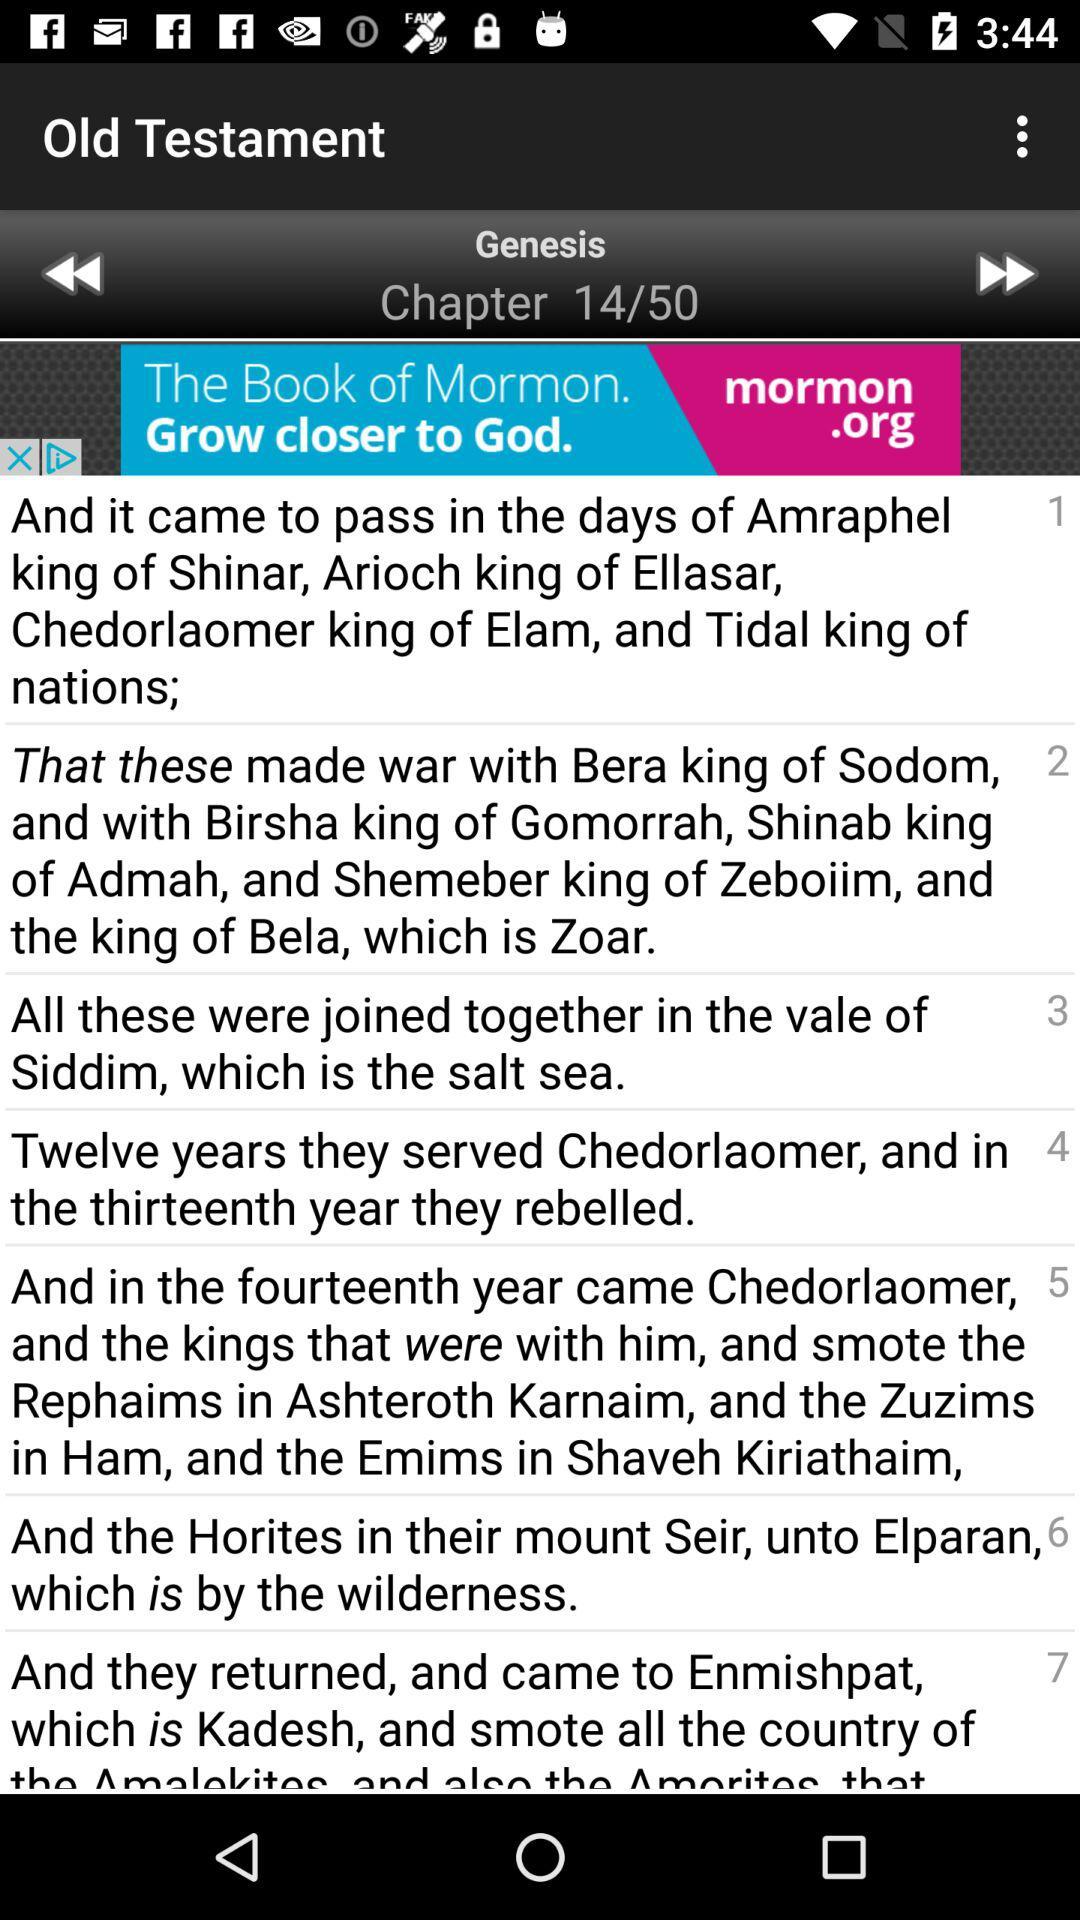 This screenshot has width=1080, height=1920. I want to click on advertisement, so click(540, 408).